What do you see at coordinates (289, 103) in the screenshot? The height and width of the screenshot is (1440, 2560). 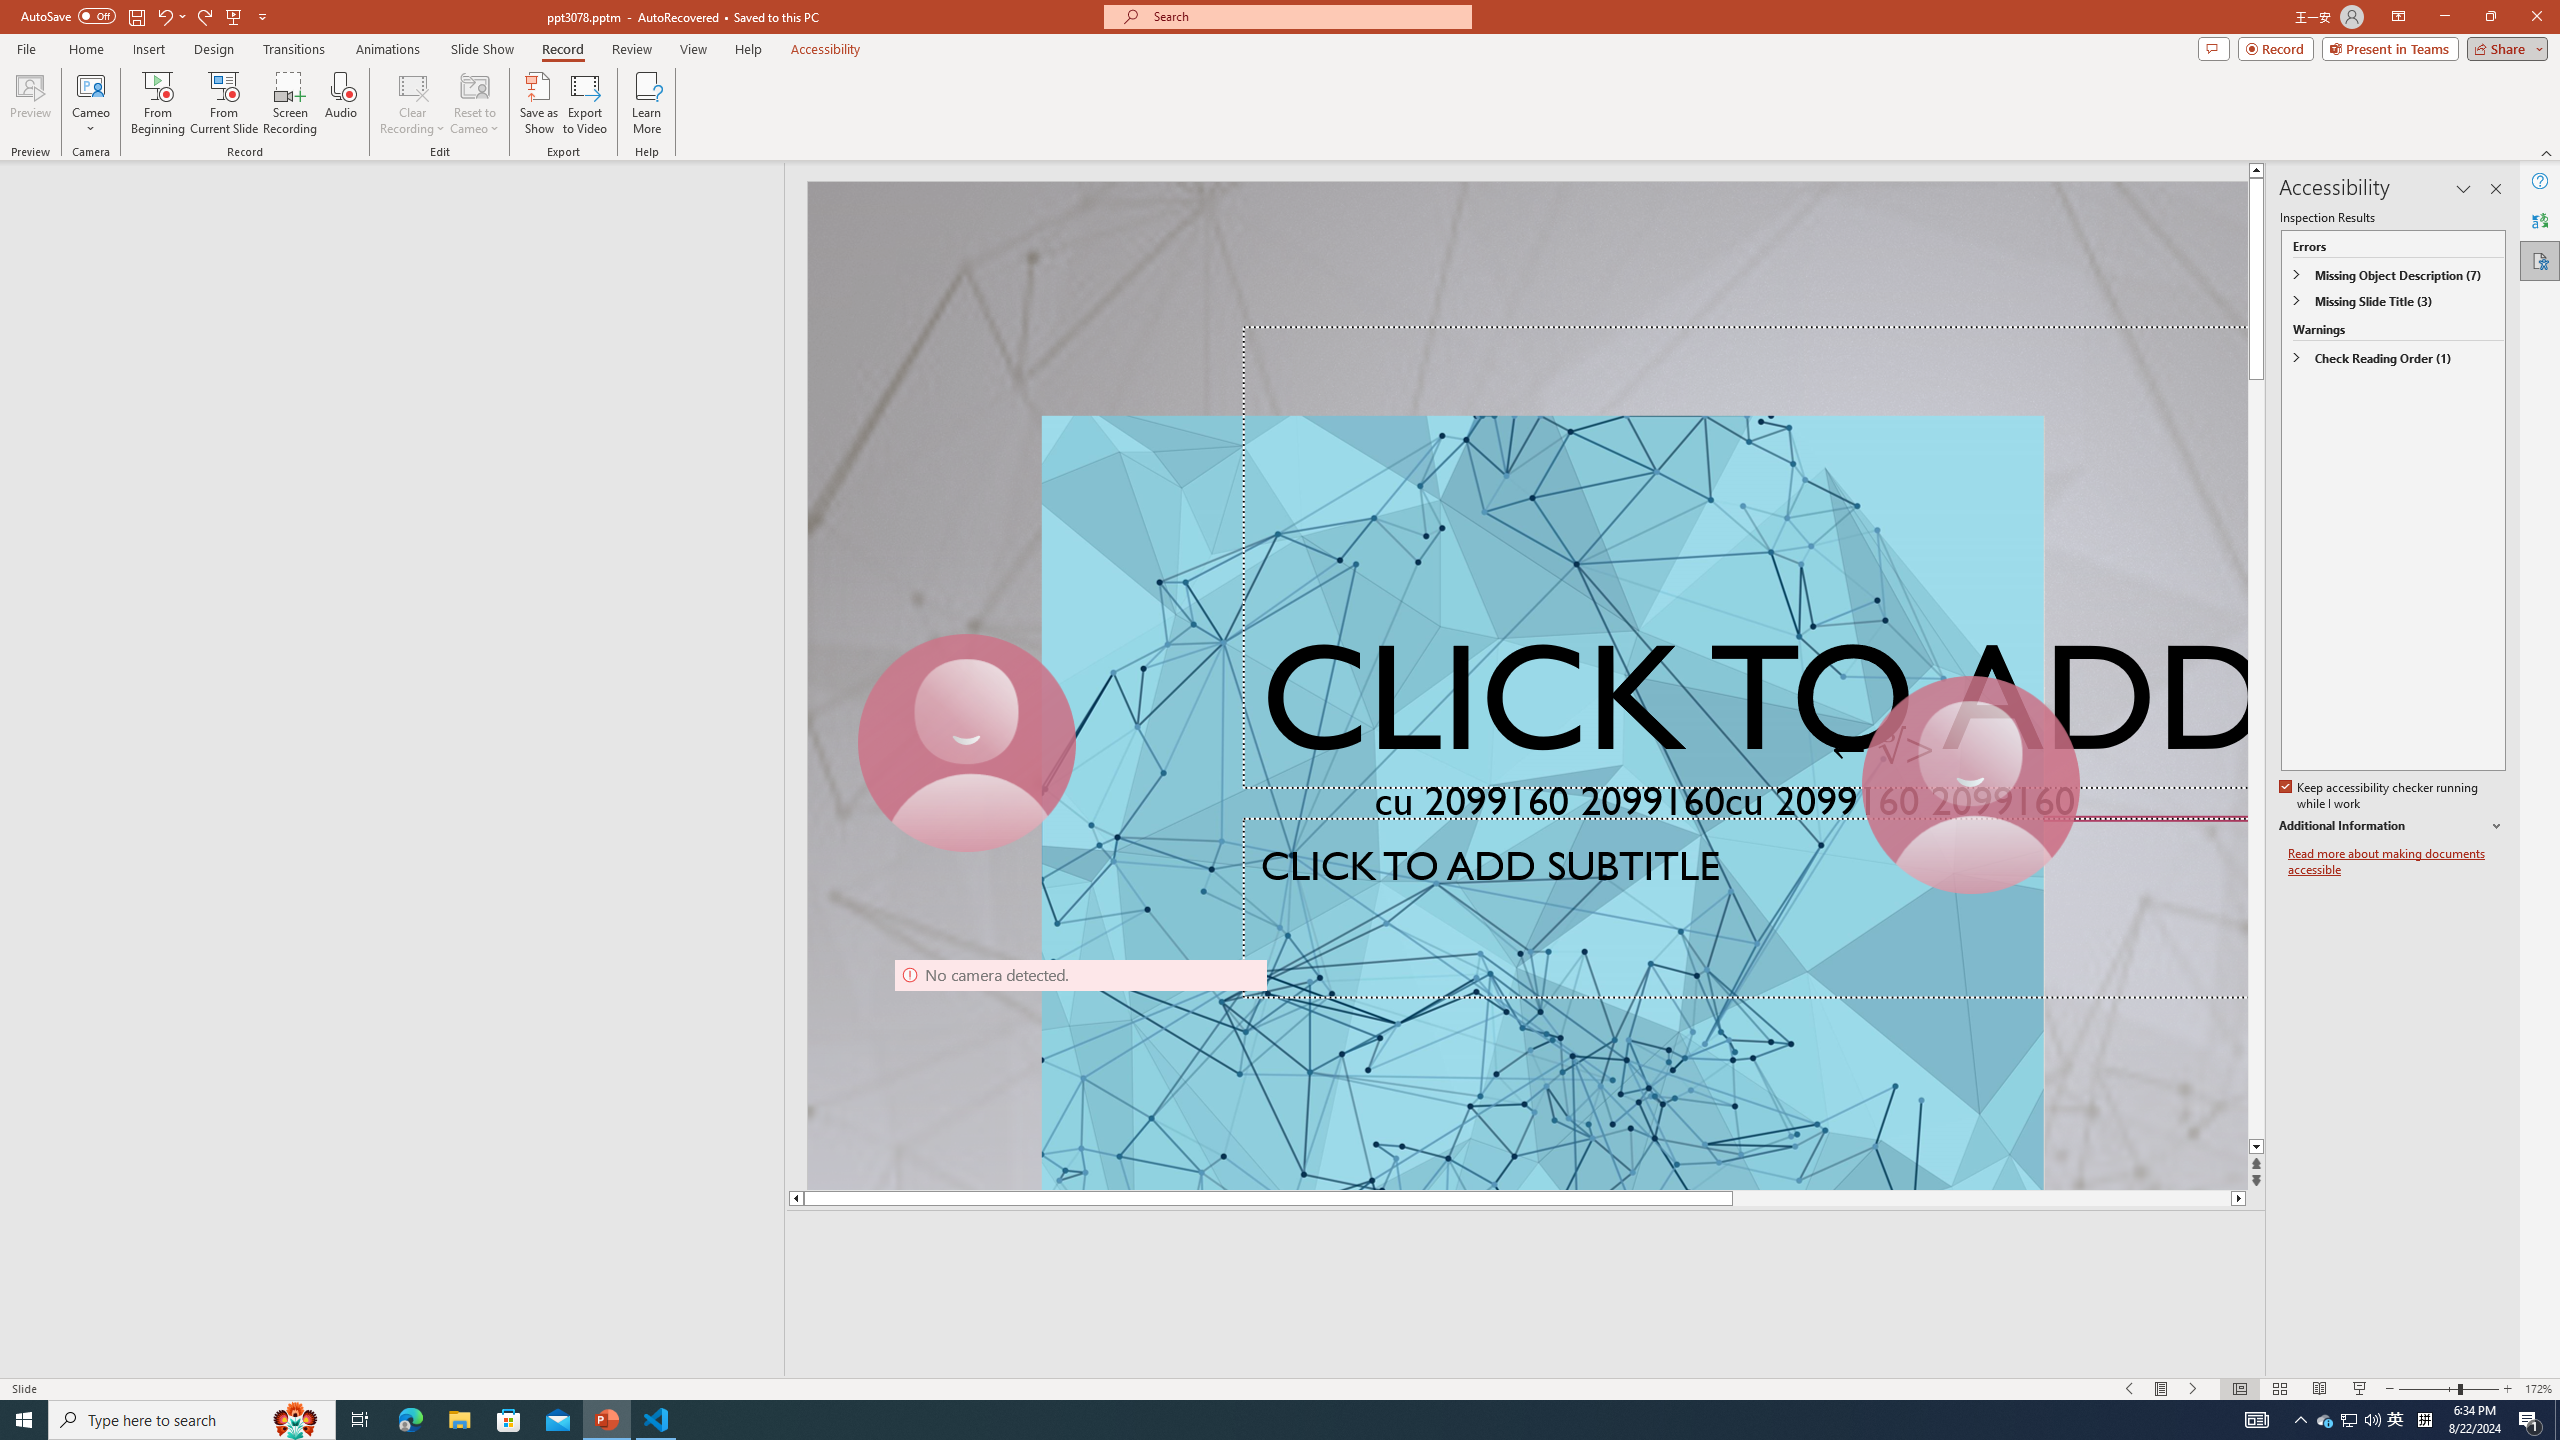 I see `'Screen Recording'` at bounding box center [289, 103].